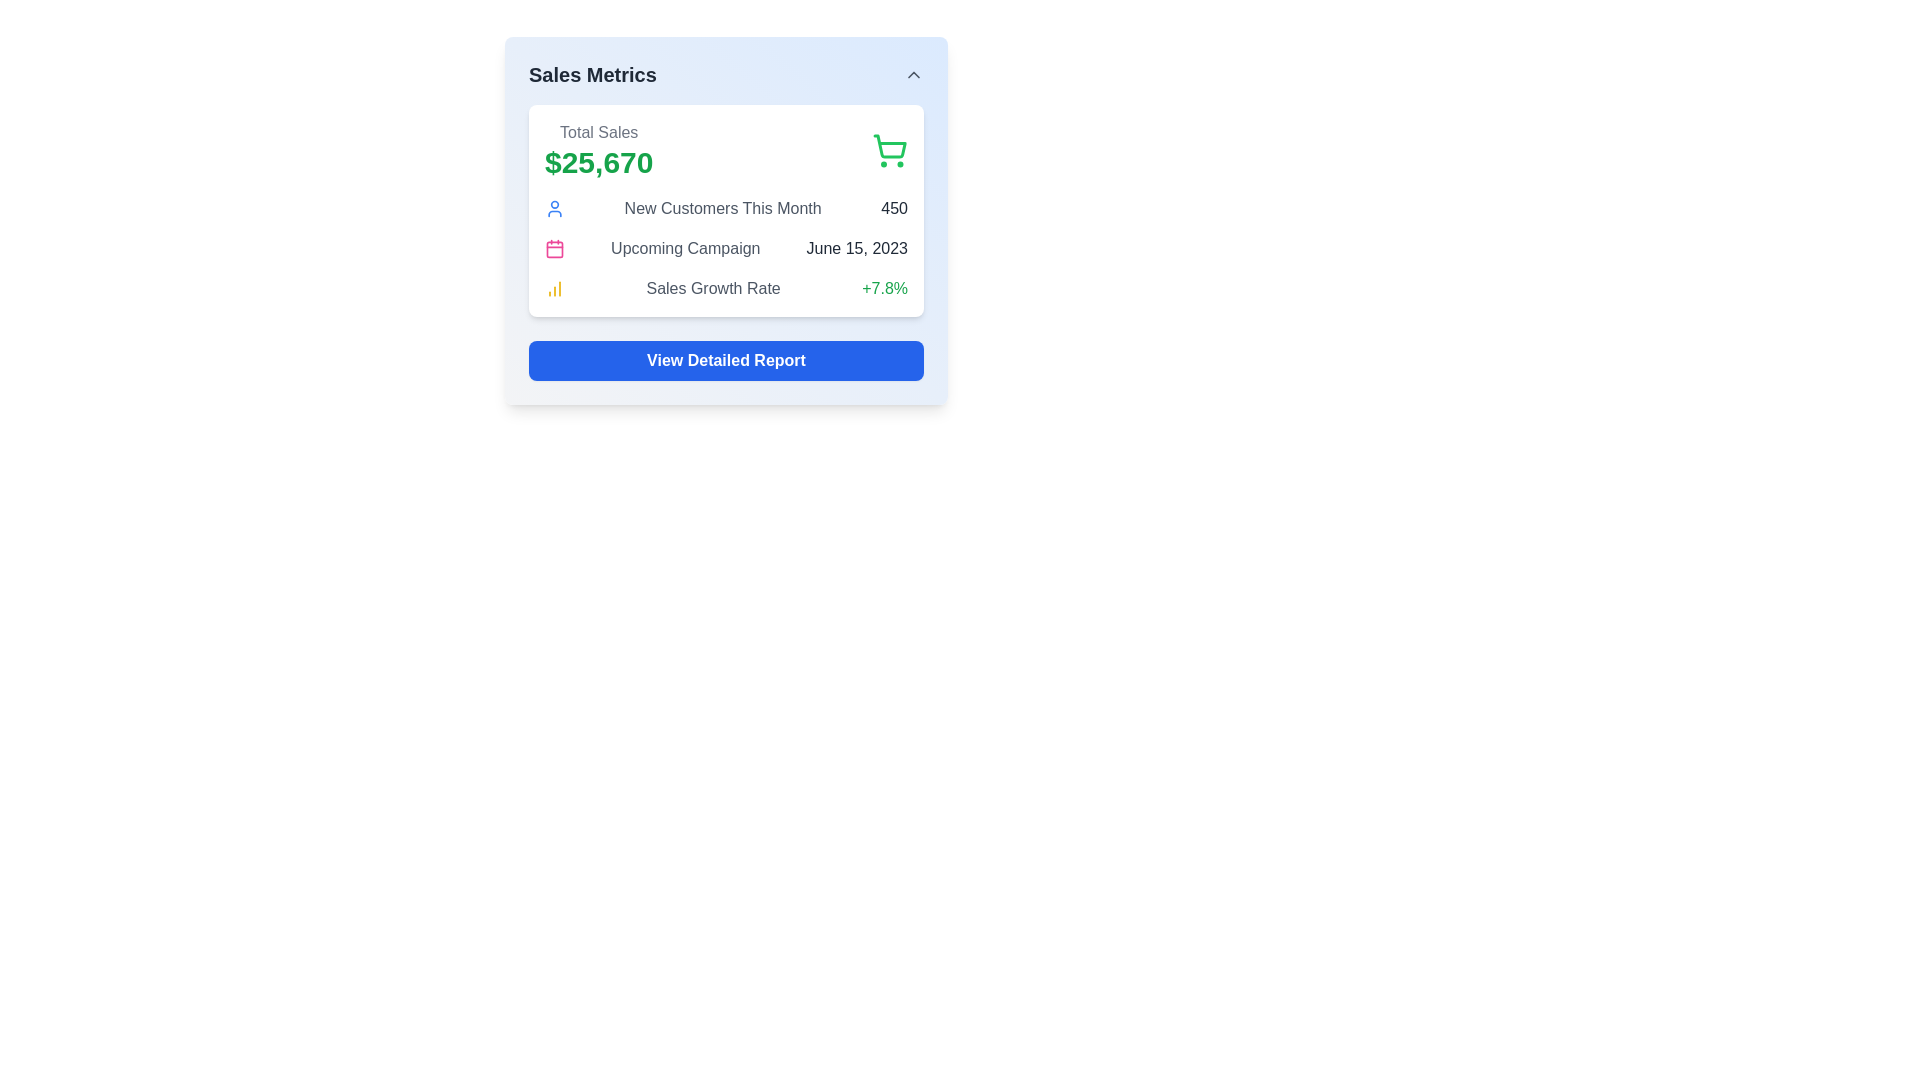 The height and width of the screenshot is (1080, 1920). What do you see at coordinates (889, 145) in the screenshot?
I see `the green shopping cart icon located on the right side of the 'Total Sales' section within the 'Sales Metrics' card` at bounding box center [889, 145].